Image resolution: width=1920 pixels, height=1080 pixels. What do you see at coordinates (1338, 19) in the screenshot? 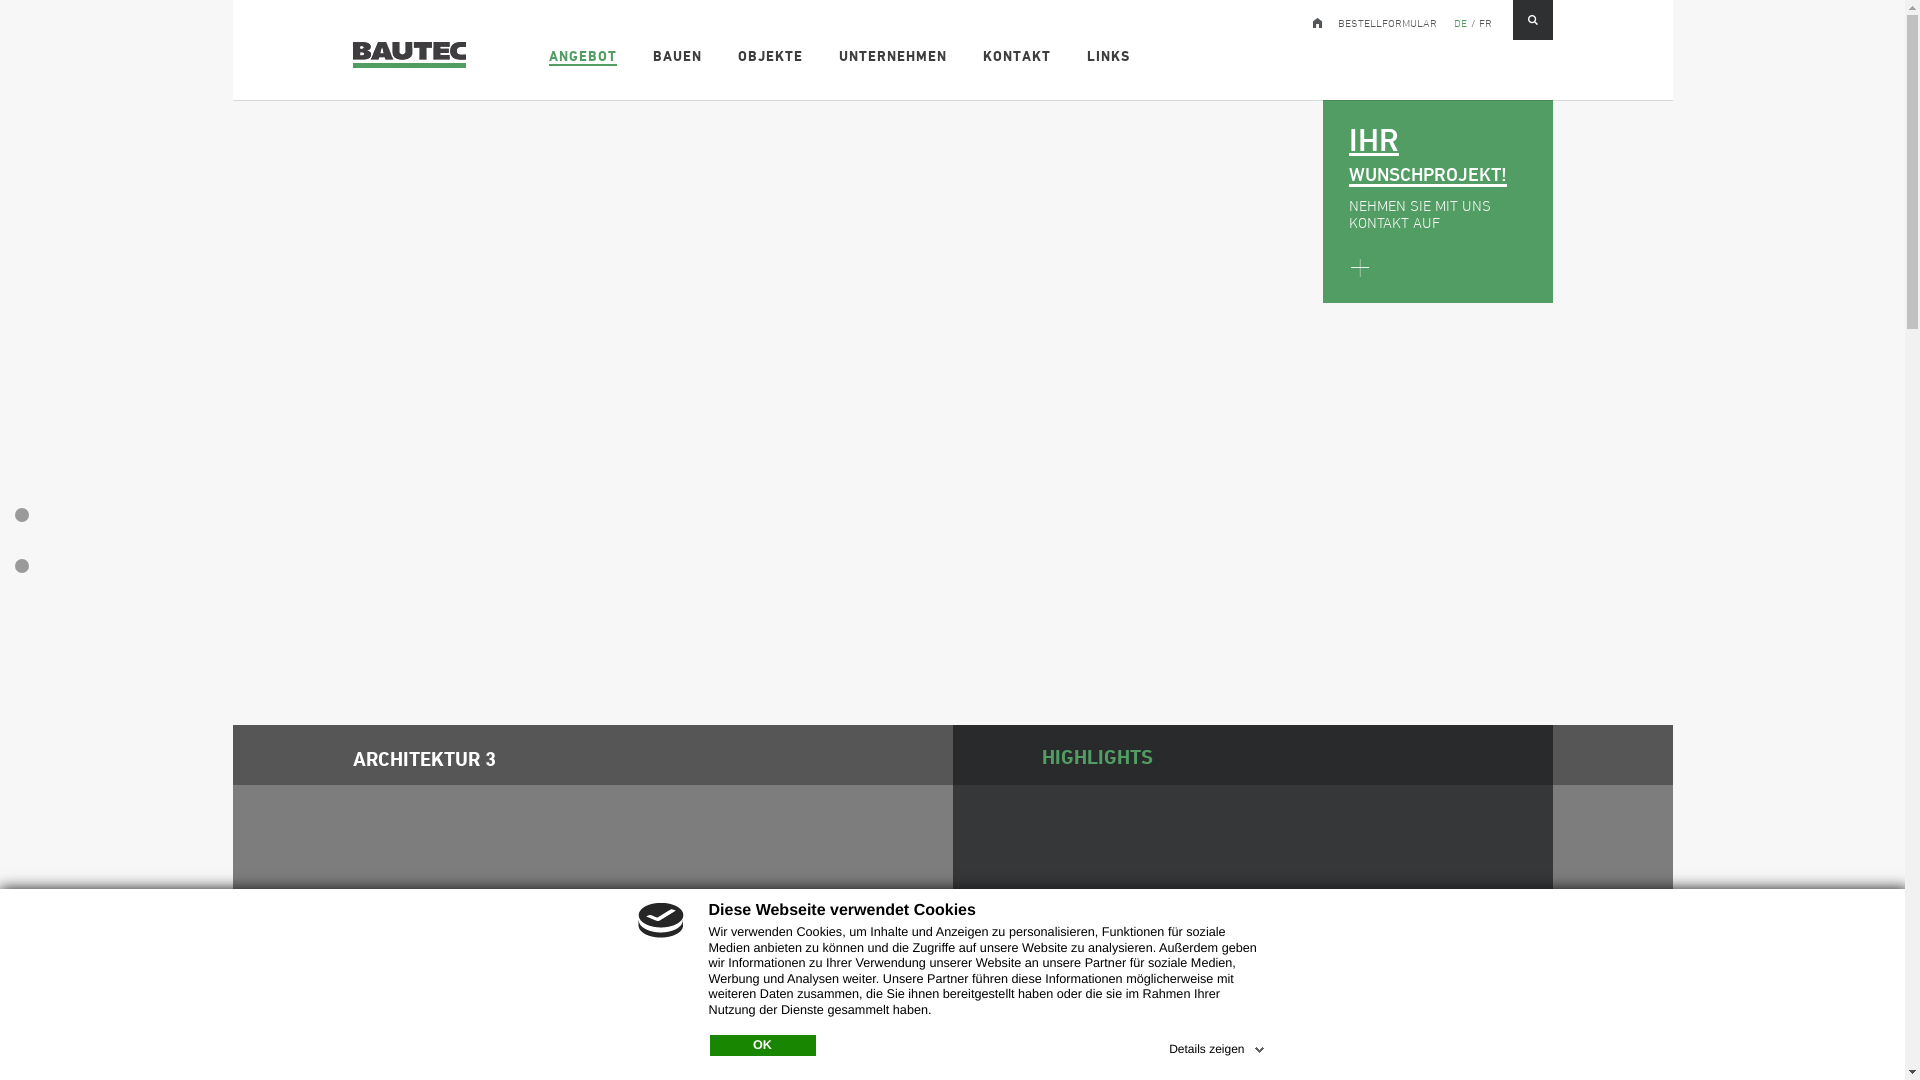
I see `'BESTELLFORMULAR'` at bounding box center [1338, 19].